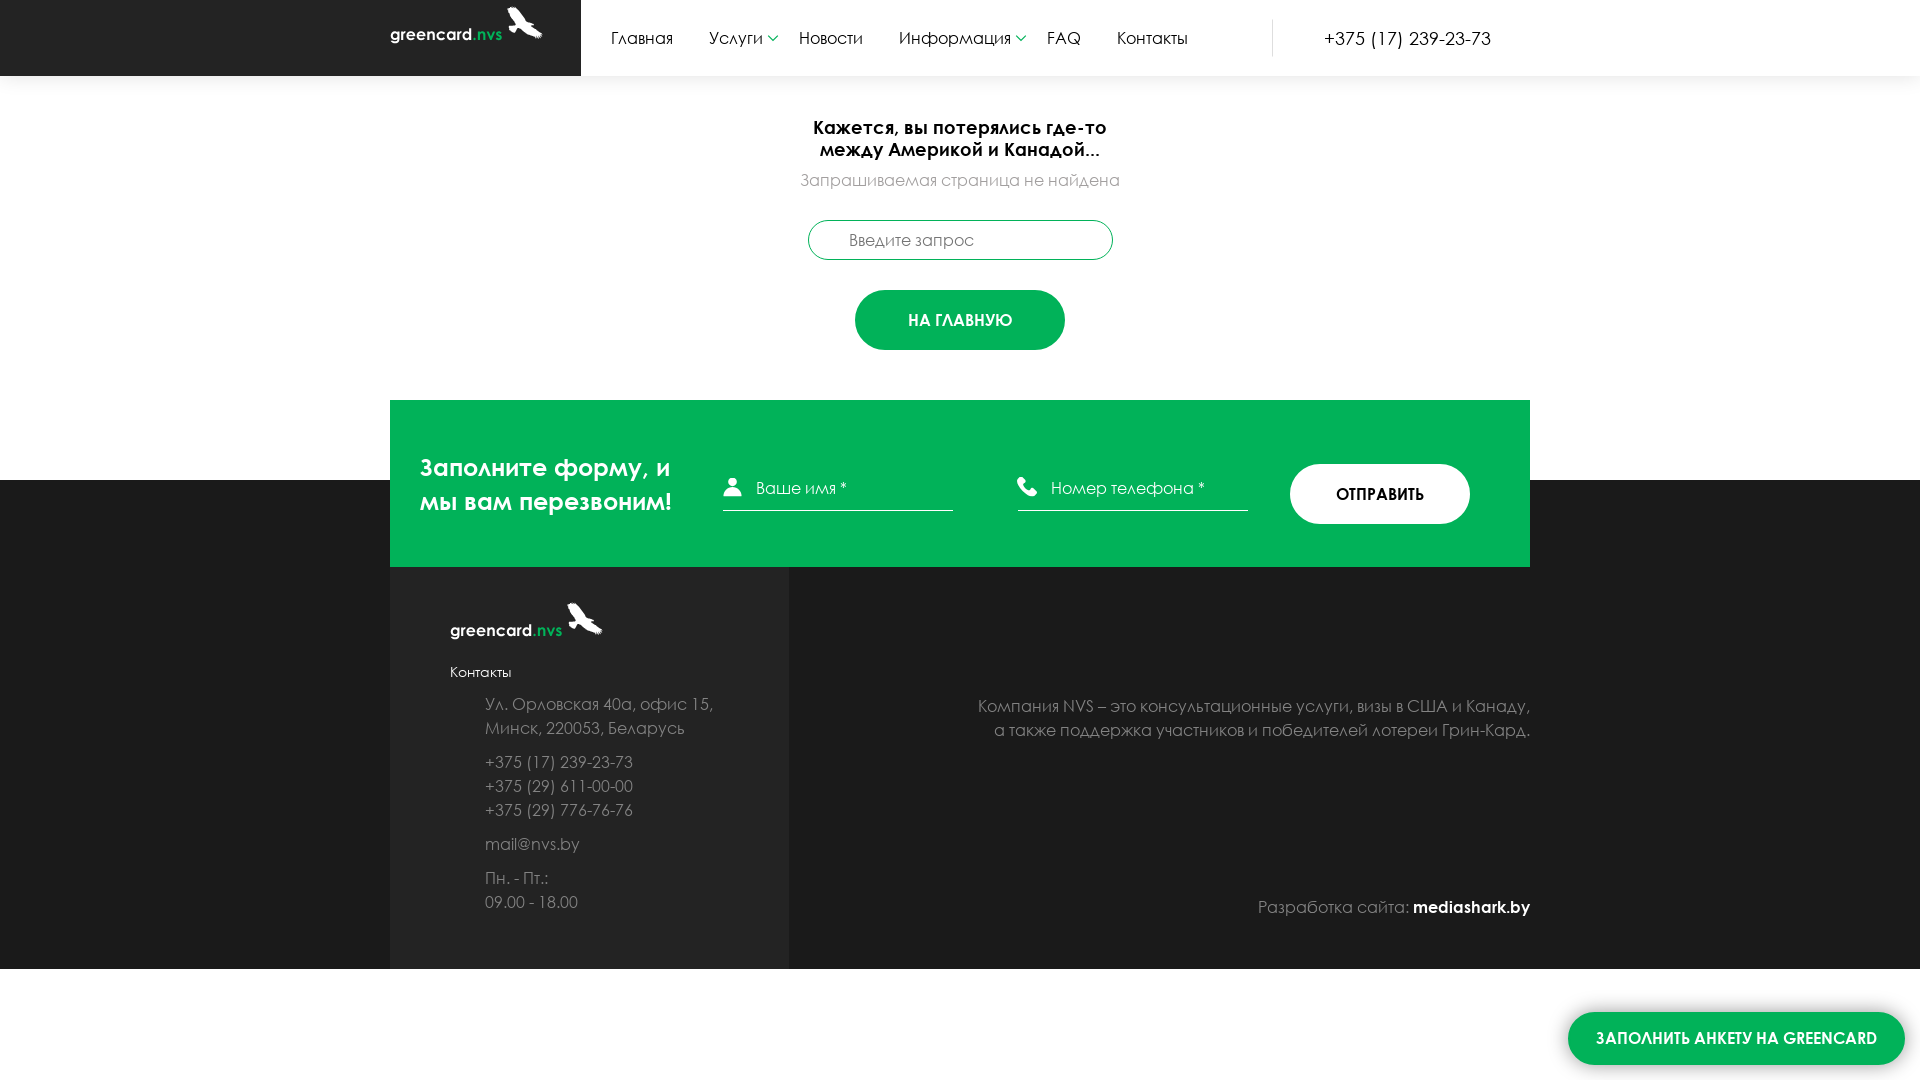 This screenshot has height=1080, width=1920. Describe the element at coordinates (1070, 38) in the screenshot. I see `'FAQ'` at that location.